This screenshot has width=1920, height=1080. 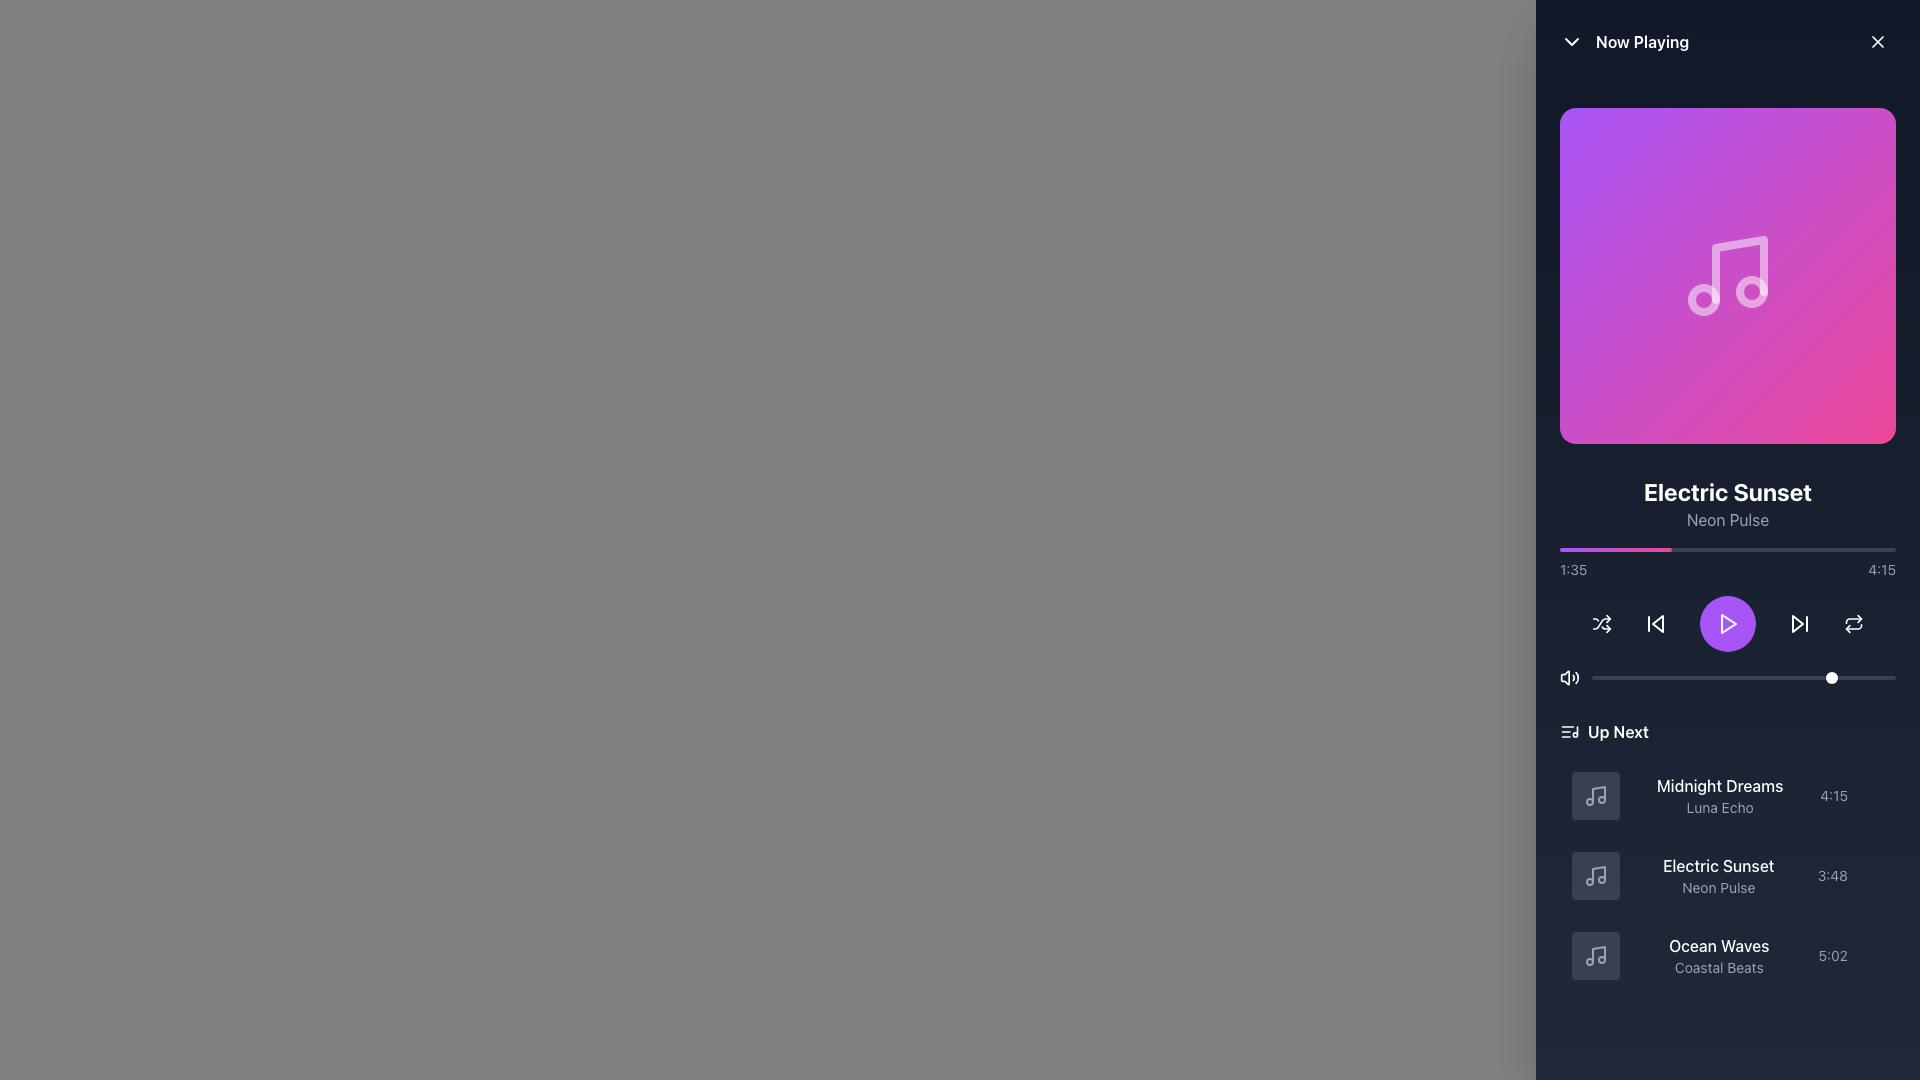 I want to click on the text label displaying '4:15', which indicates the duration of the track, located to the right of 'Midnight Dreams' and 'Luna Echo', so click(x=1834, y=794).